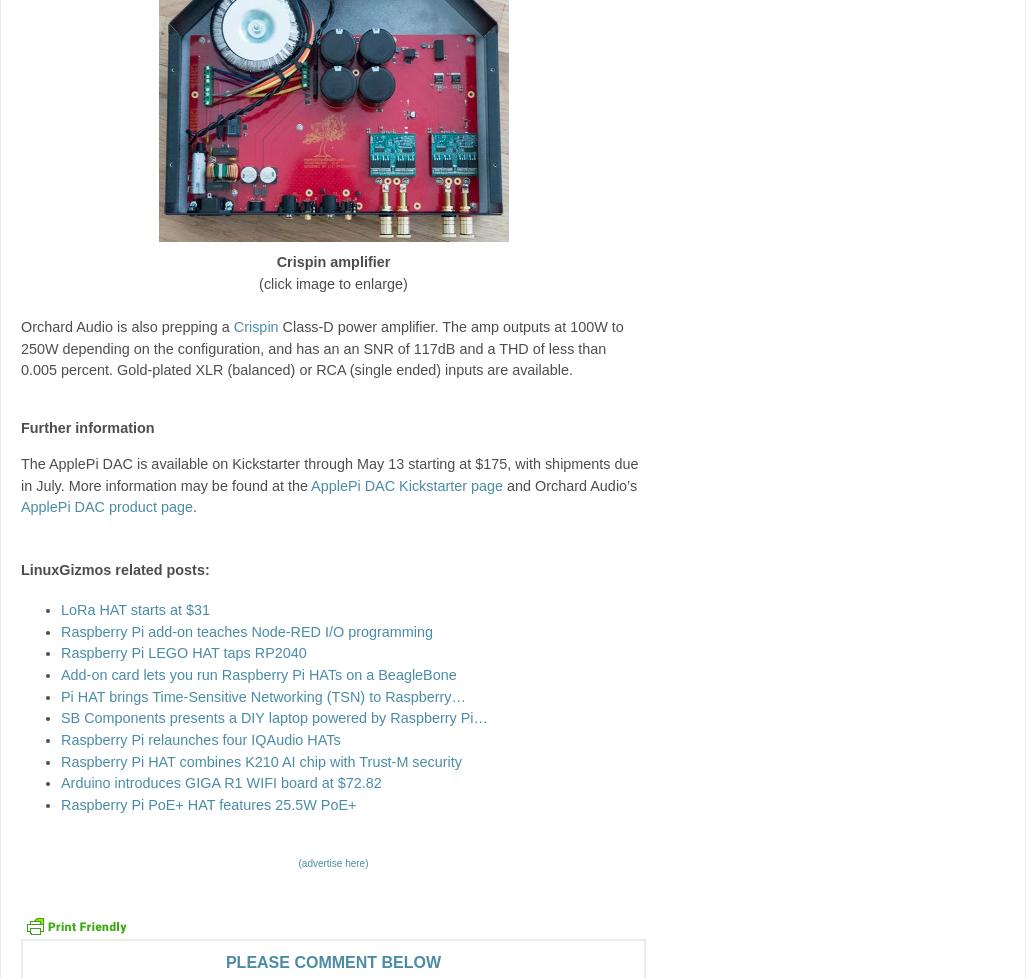 This screenshot has height=978, width=1026. I want to click on 'LoRa HAT starts at $31', so click(60, 609).